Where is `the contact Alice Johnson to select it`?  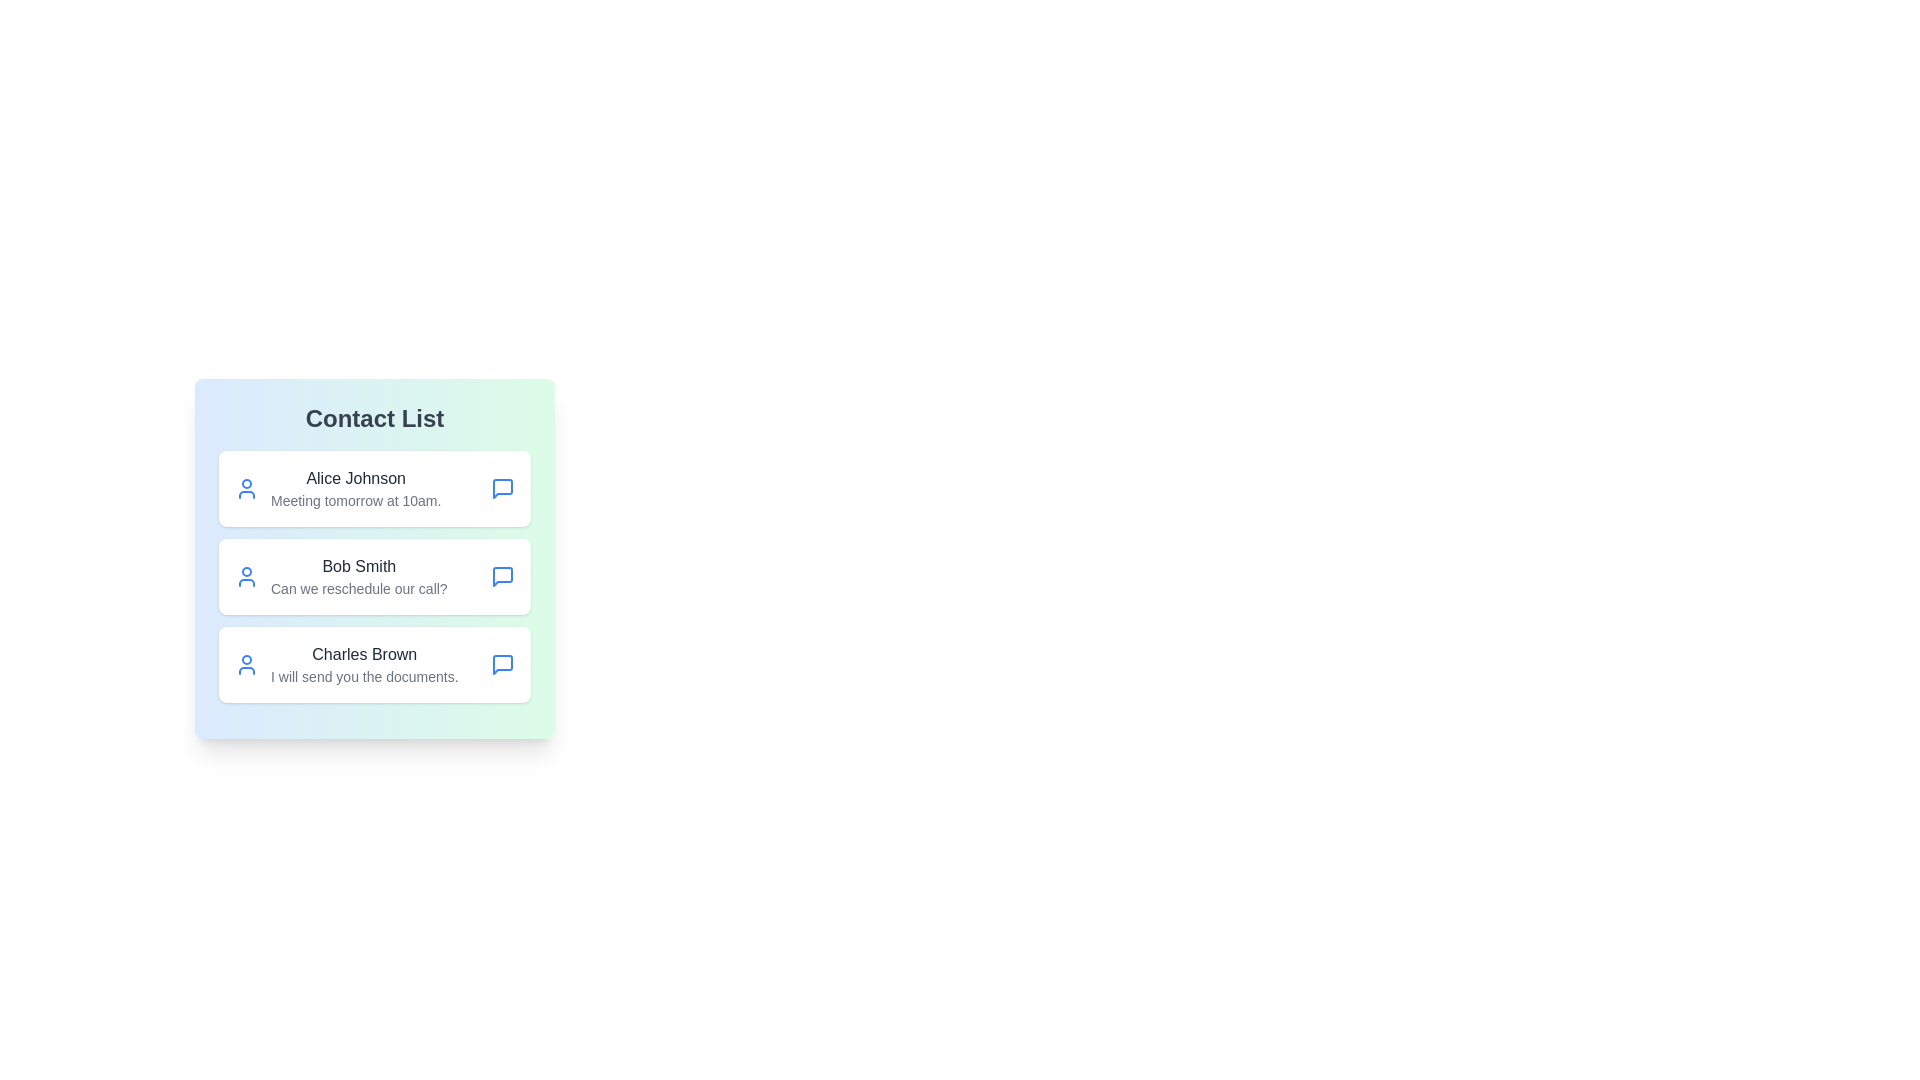
the contact Alice Johnson to select it is located at coordinates (374, 489).